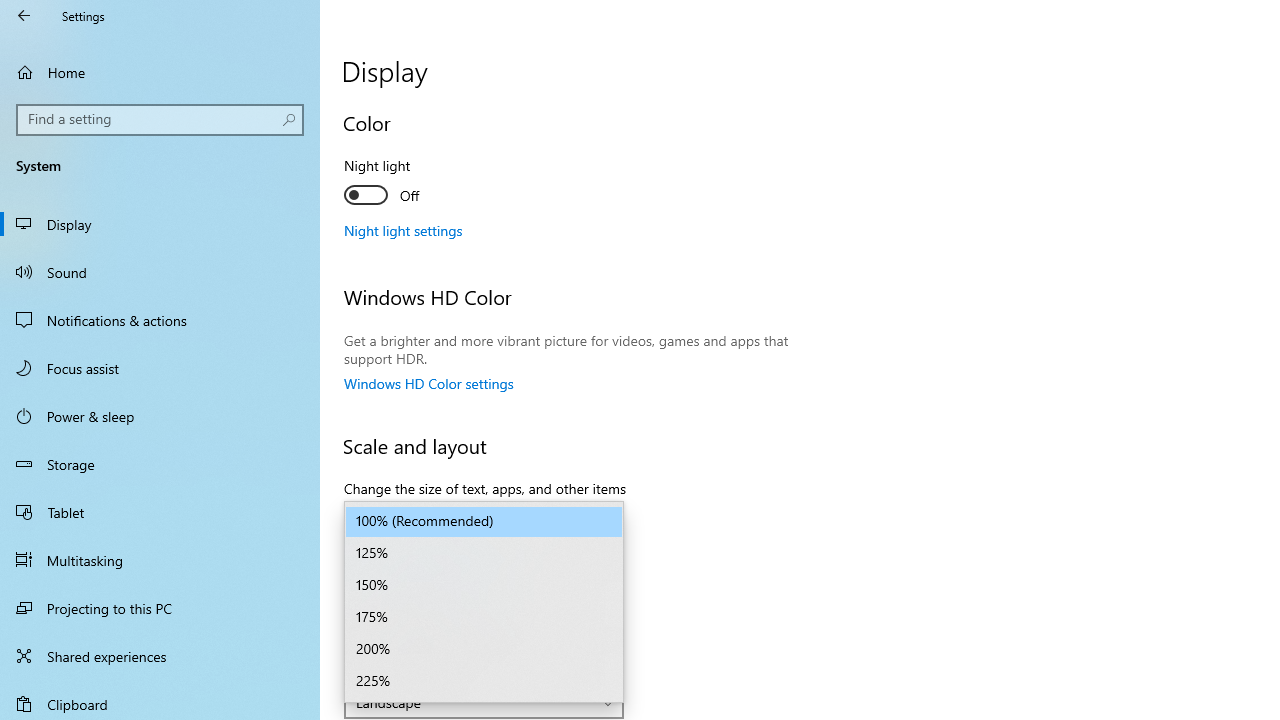 The image size is (1280, 720). What do you see at coordinates (160, 71) in the screenshot?
I see `'Home'` at bounding box center [160, 71].